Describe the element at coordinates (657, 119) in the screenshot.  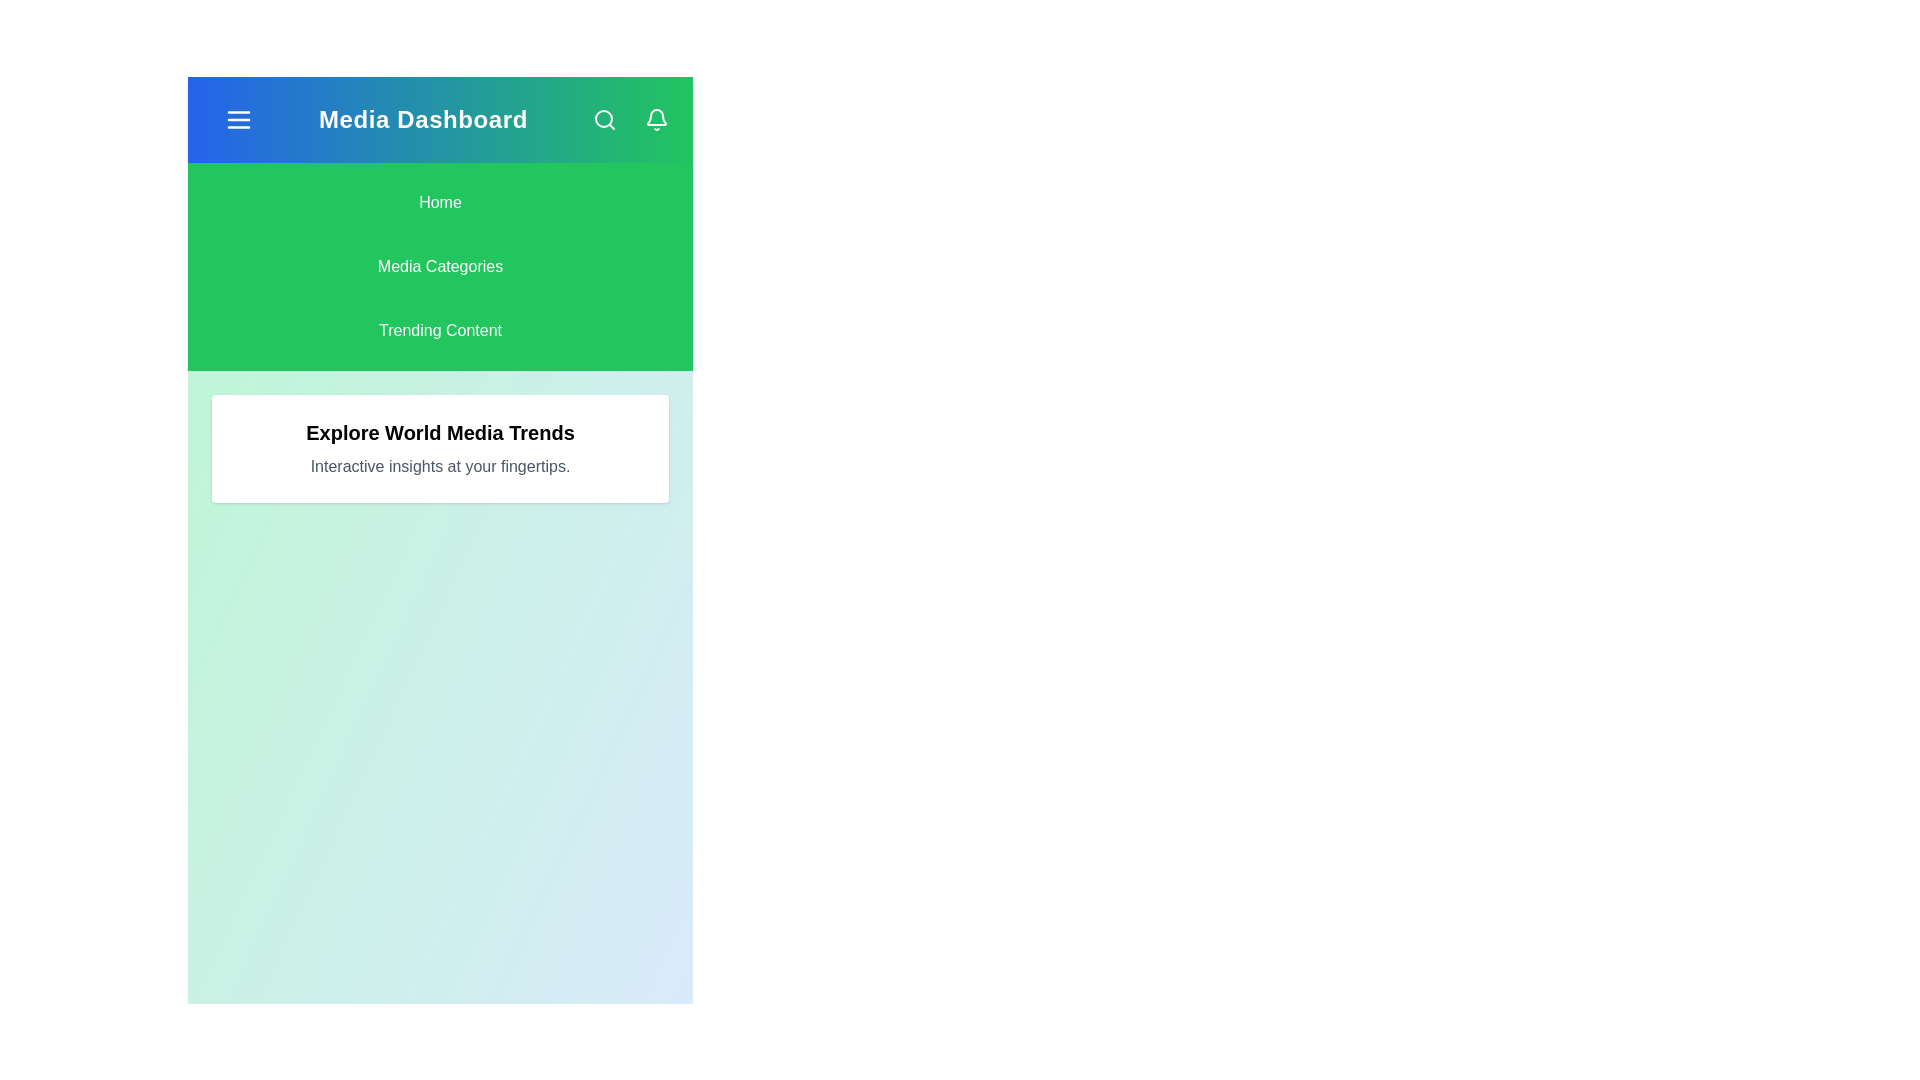
I see `notification bell icon` at that location.